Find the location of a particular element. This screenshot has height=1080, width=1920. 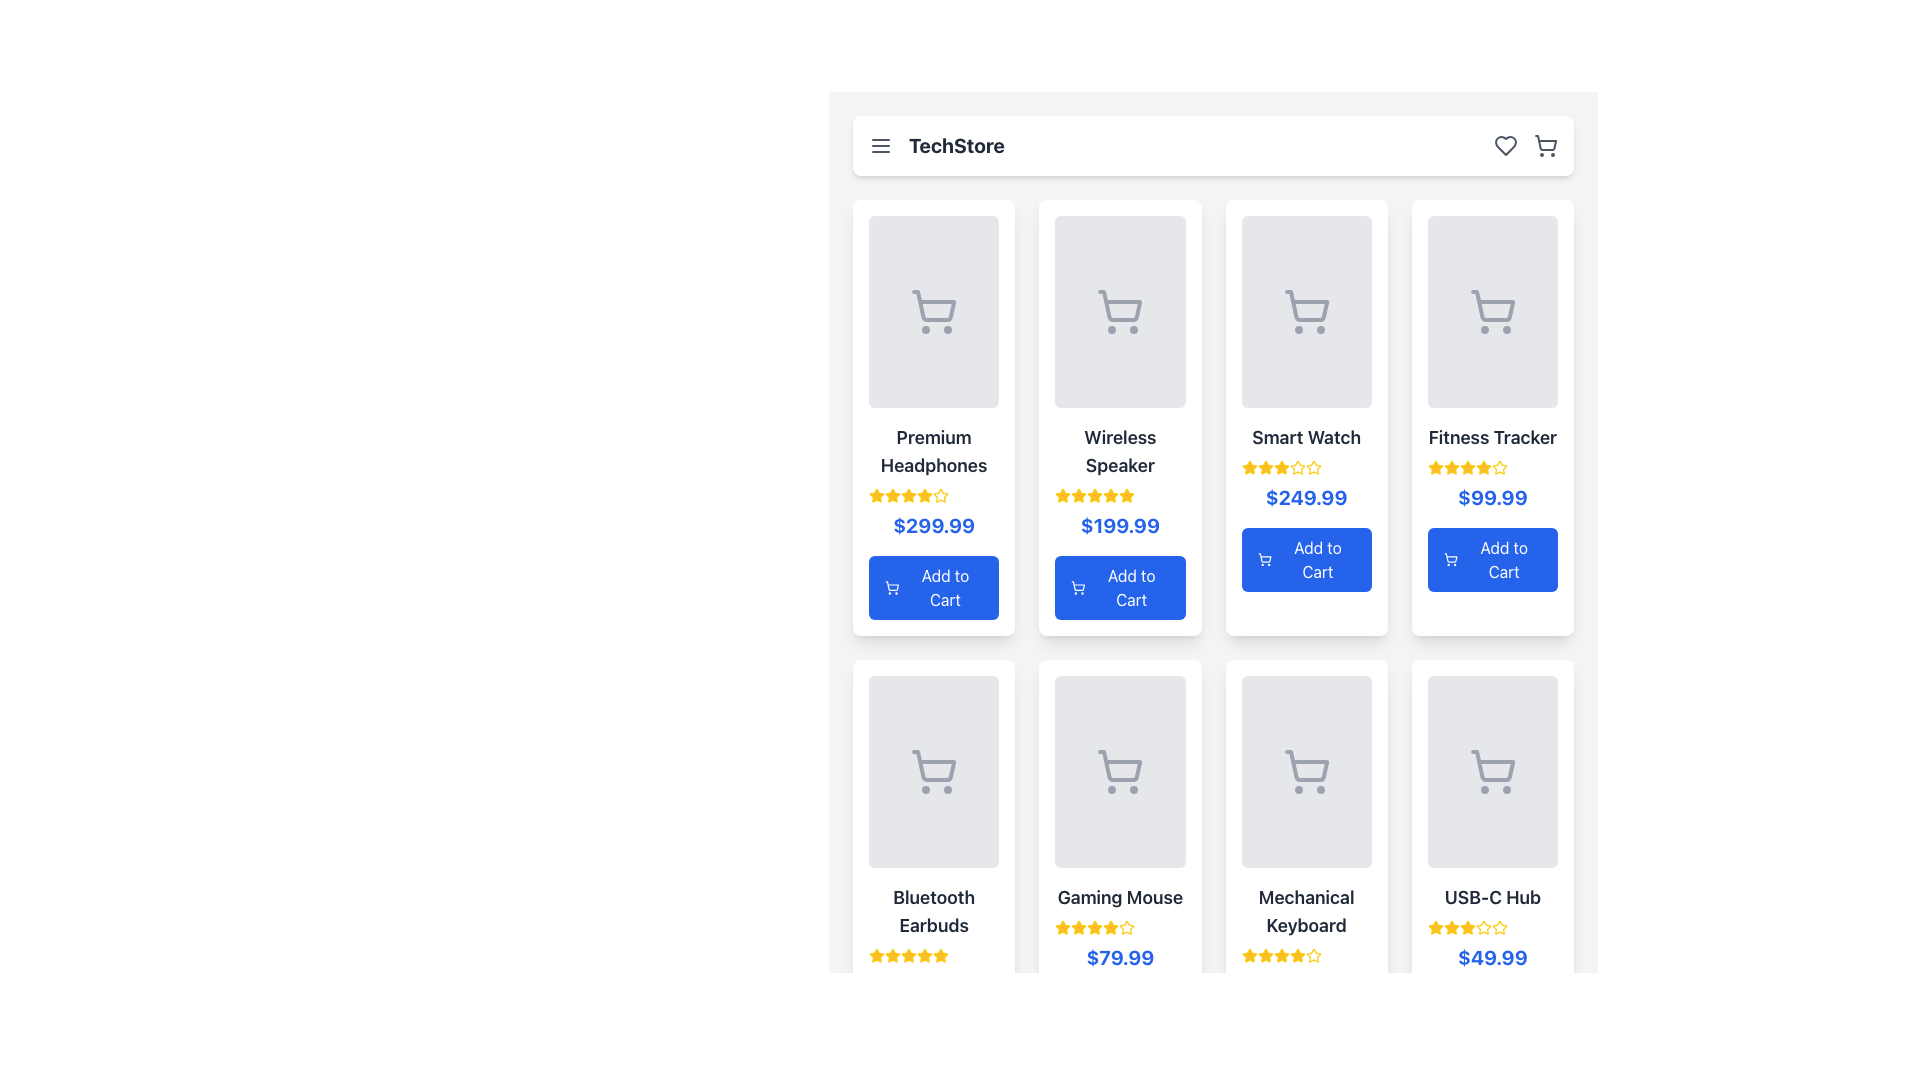

the star rating display for the product located below the 'Premium Headphones' title and above the price '$299.99' is located at coordinates (933, 495).